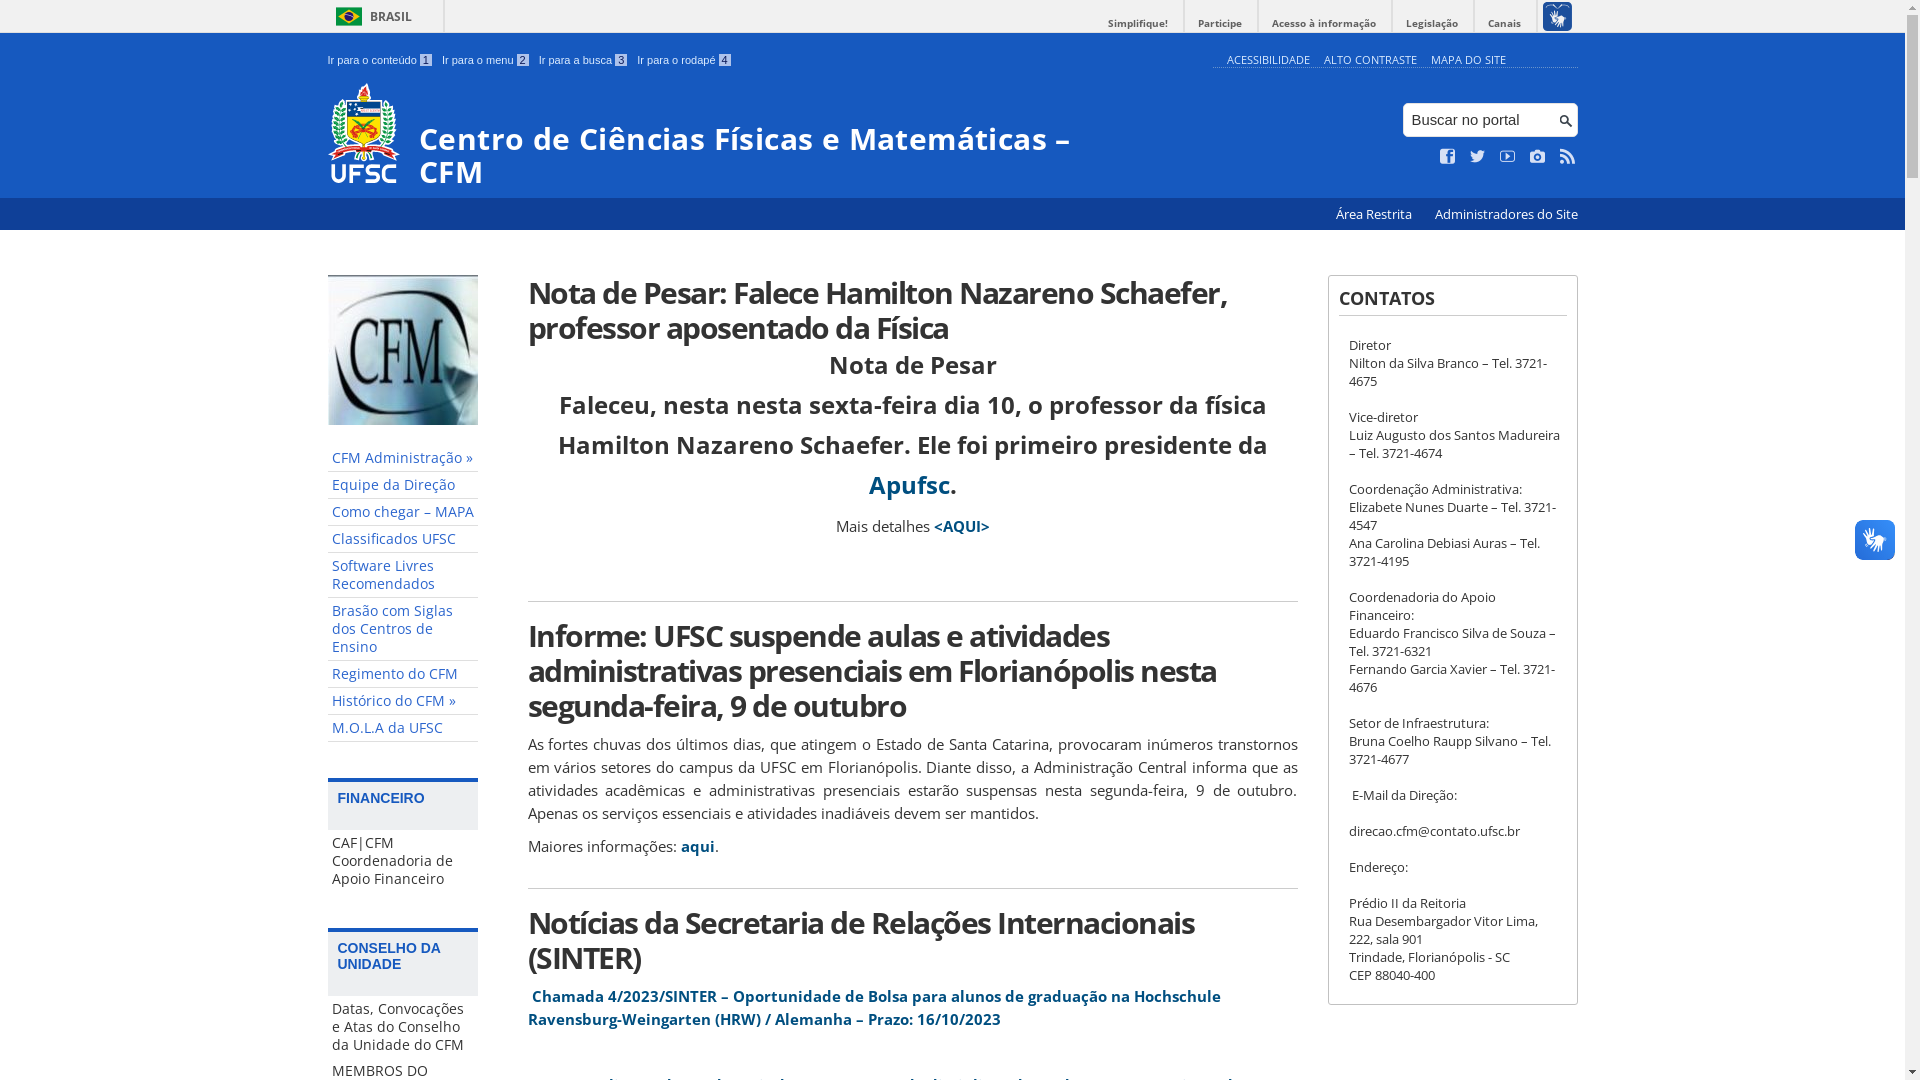 The image size is (1920, 1080). Describe the element at coordinates (696, 845) in the screenshot. I see `'aqui'` at that location.